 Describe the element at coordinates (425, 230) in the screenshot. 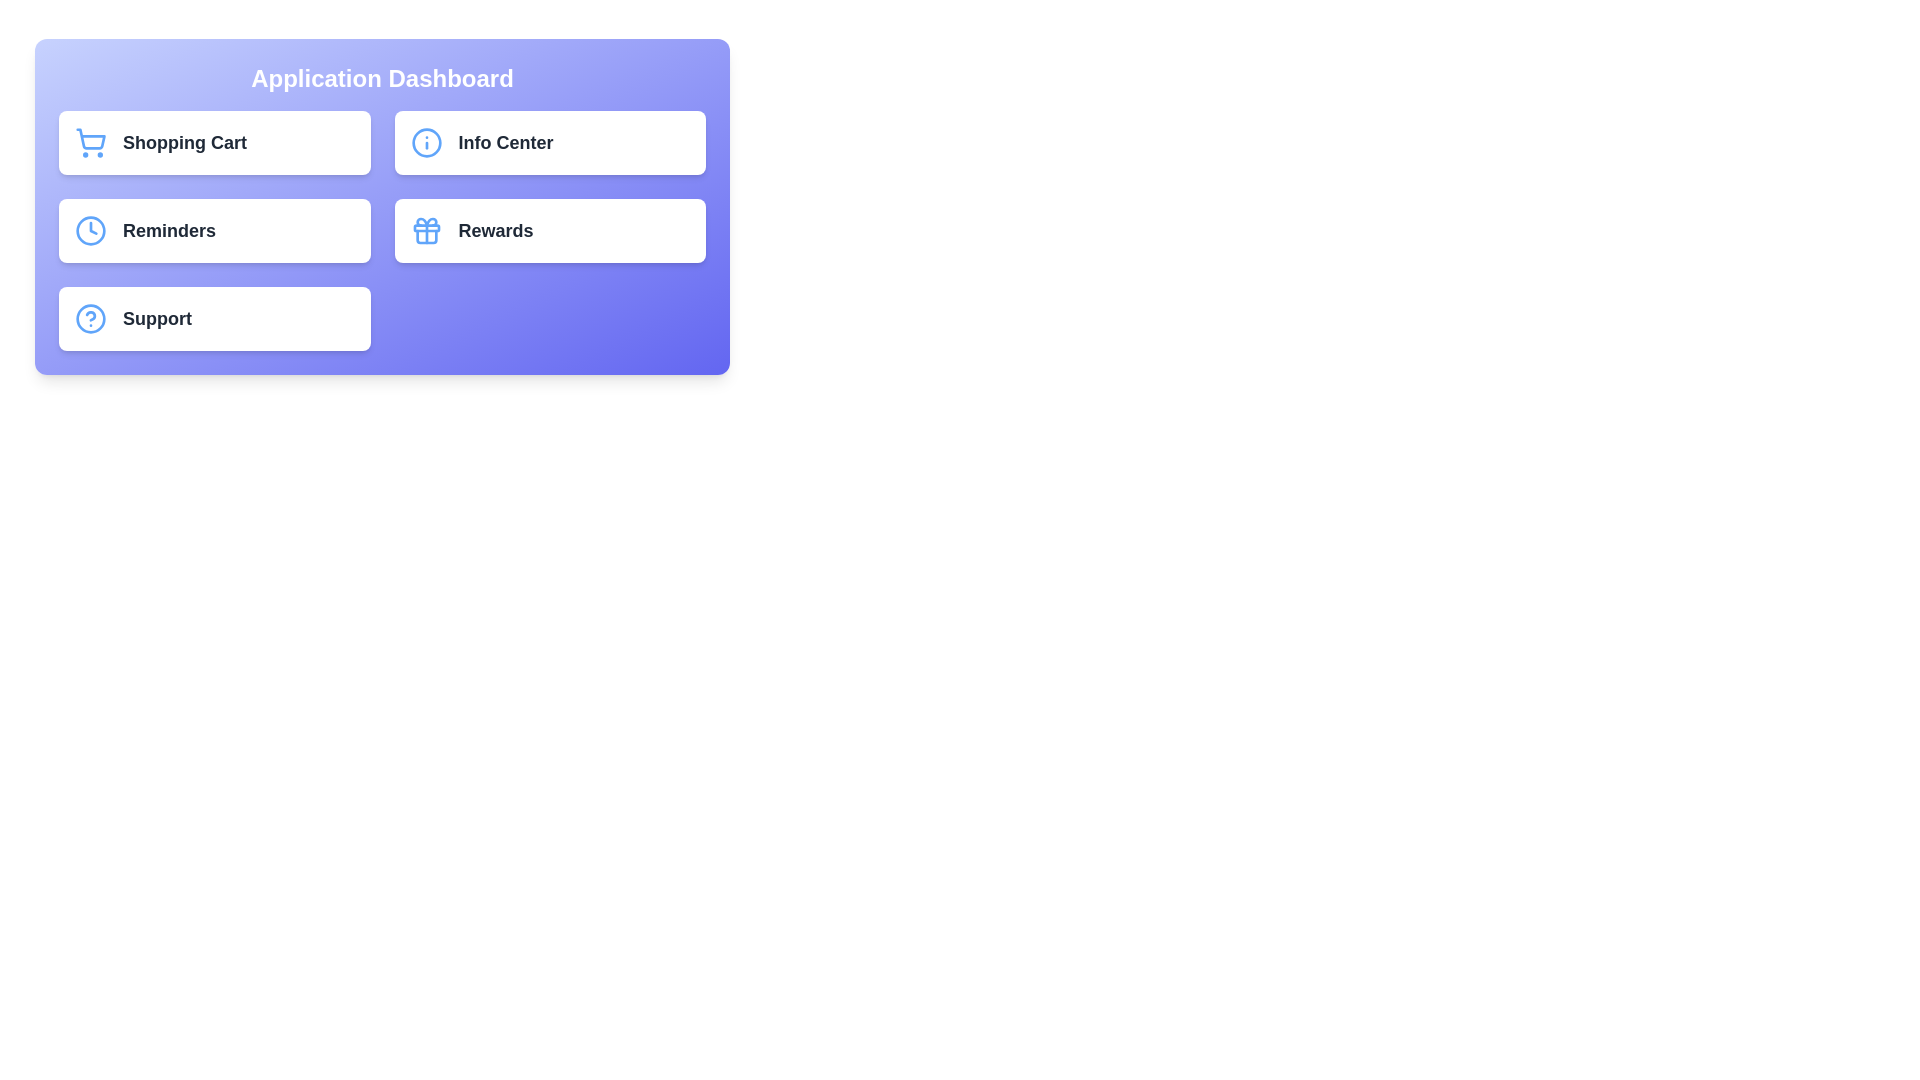

I see `the 'Rewards' icon located on the right side of the second row of options under the 'Application Dashboard' header` at that location.